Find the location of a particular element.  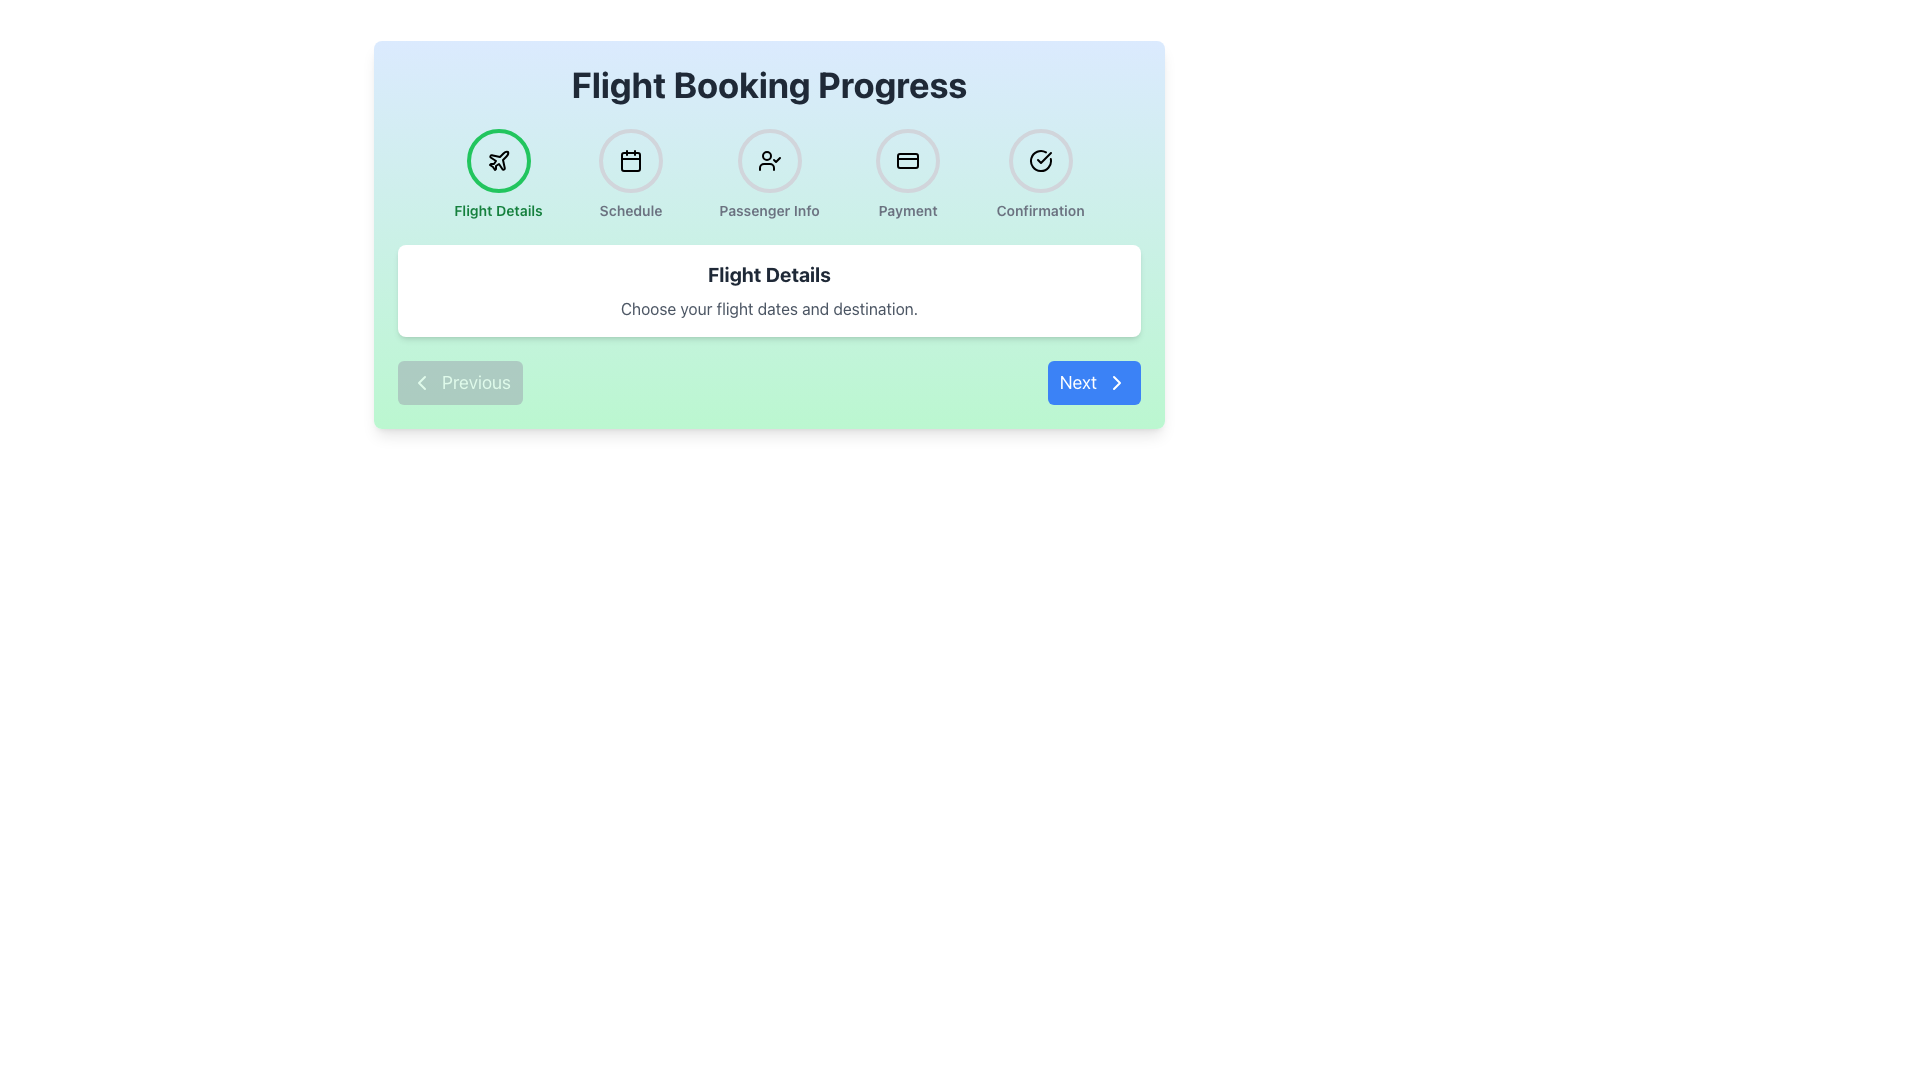

the circular button containing the user profile and checkmark icon is located at coordinates (768, 160).